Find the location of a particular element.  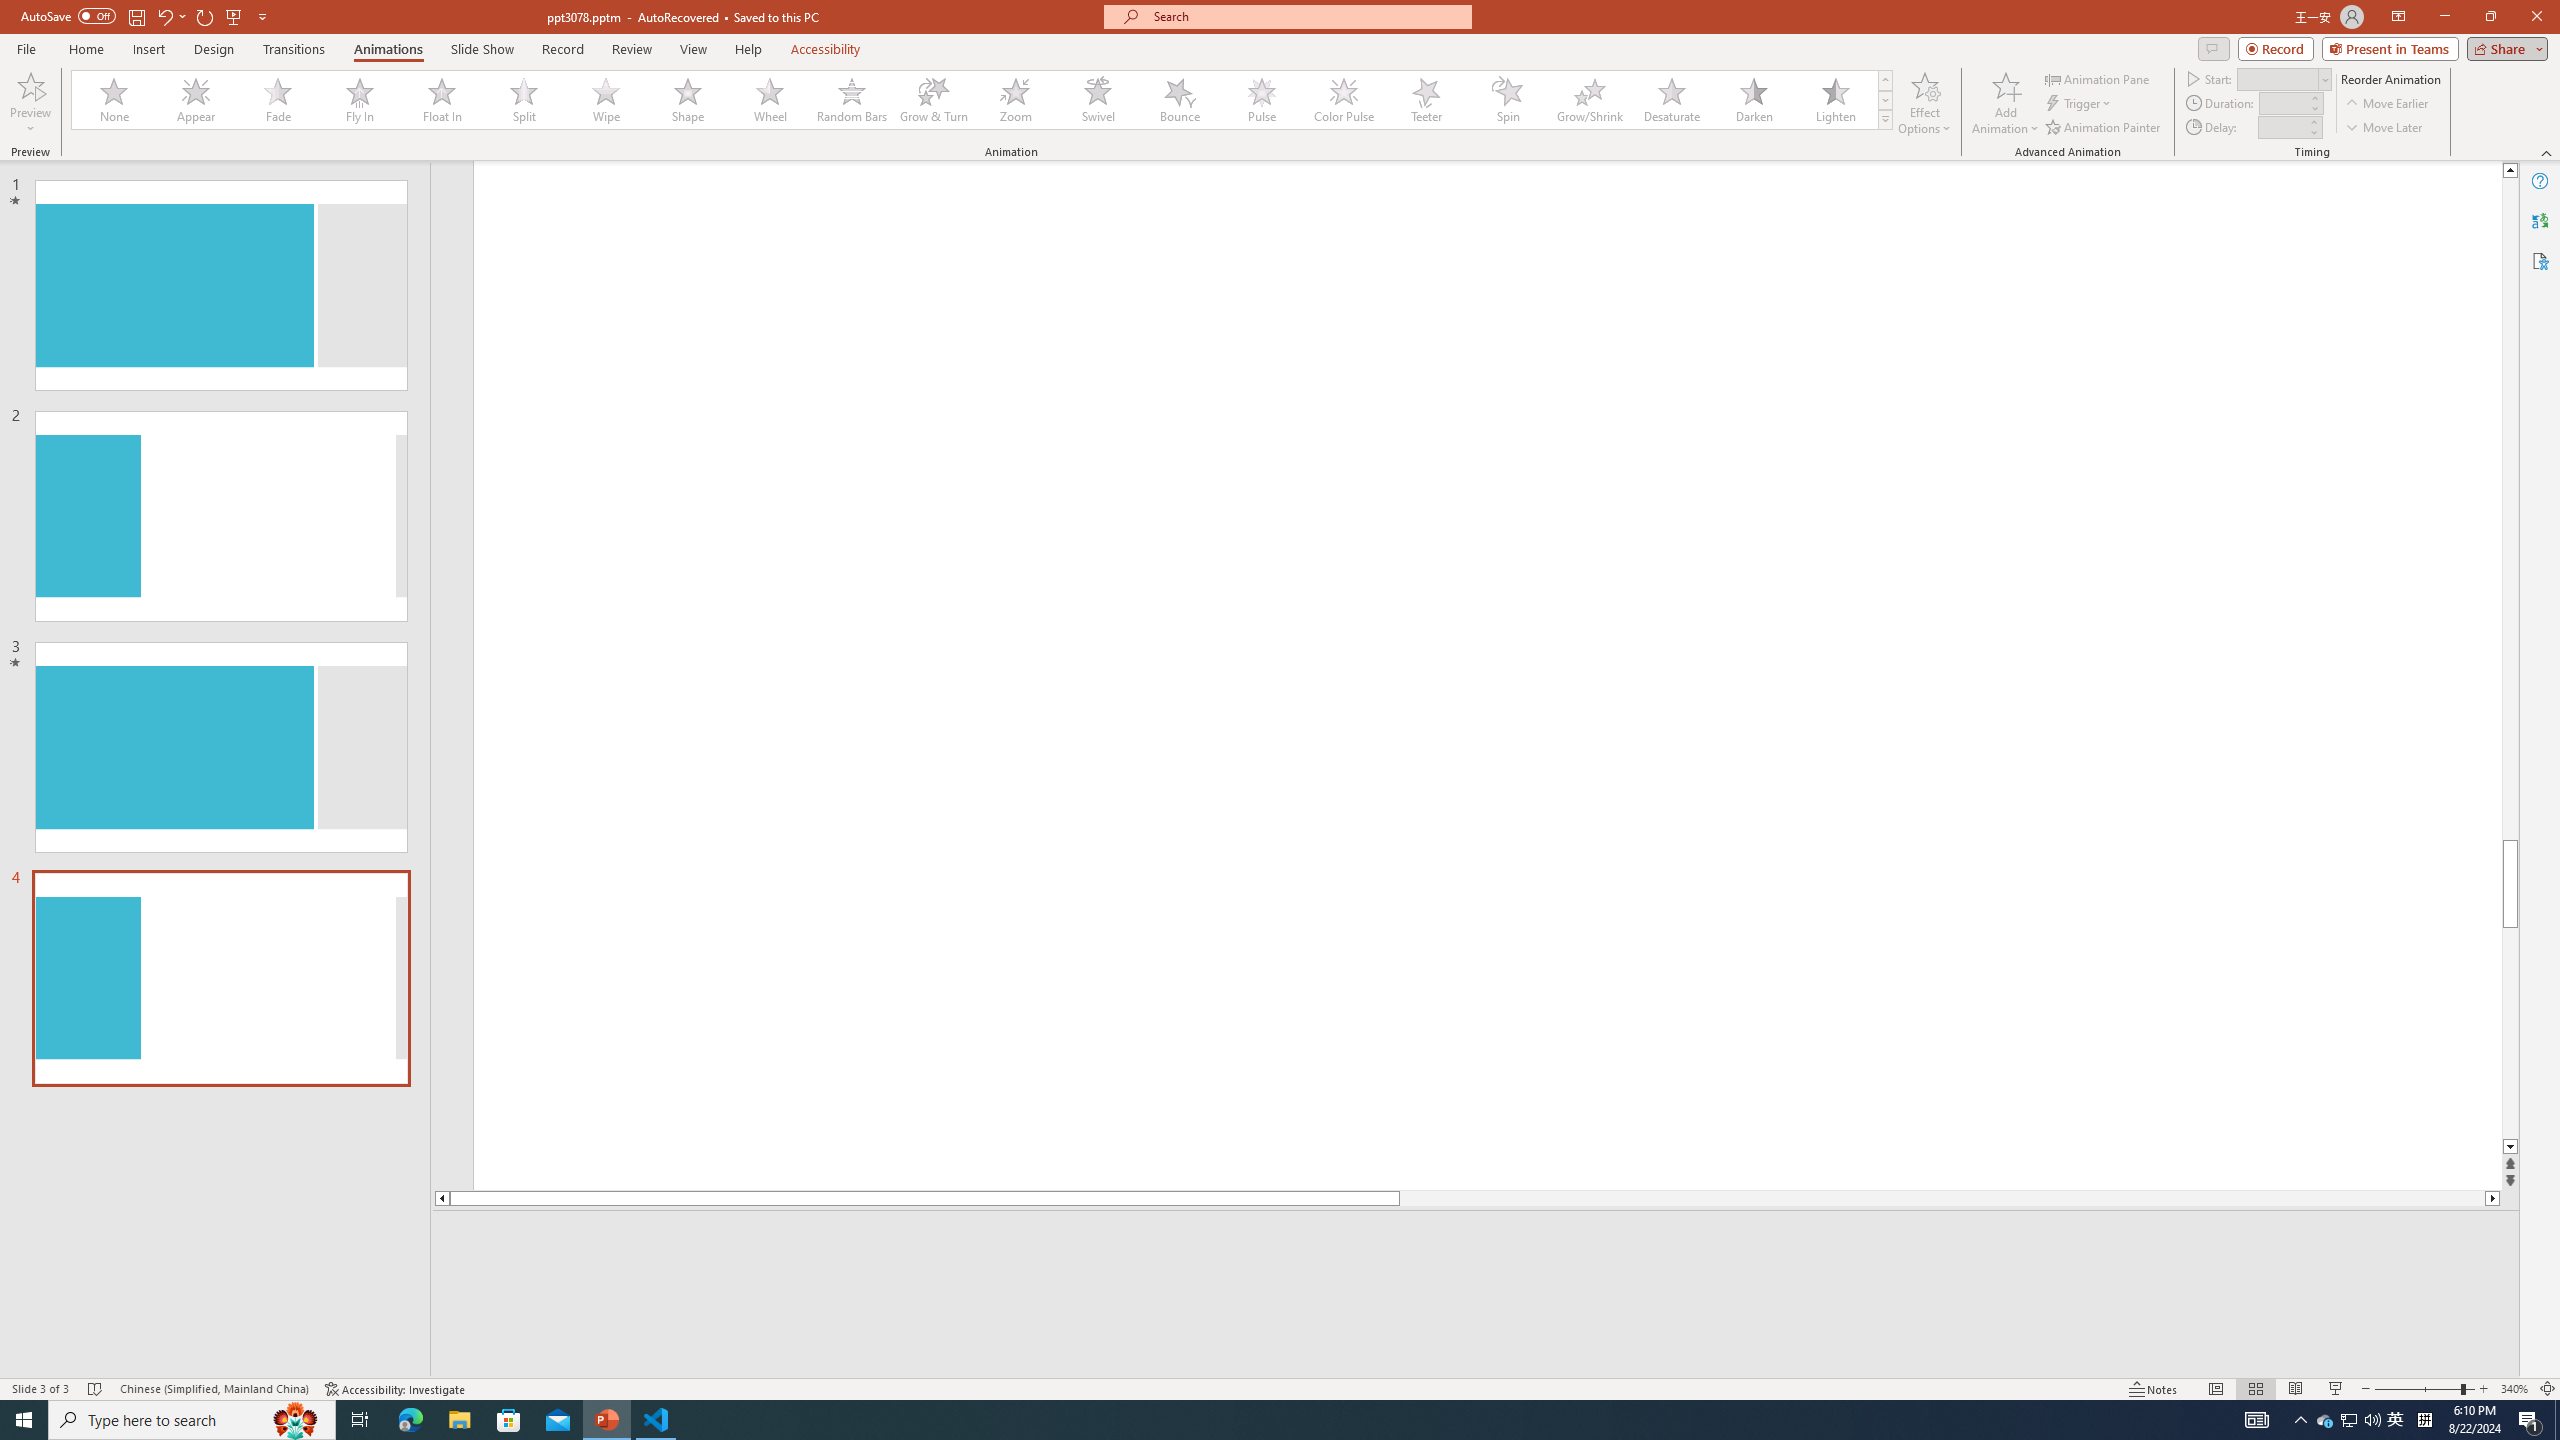

'Swivel' is located at coordinates (1097, 99).